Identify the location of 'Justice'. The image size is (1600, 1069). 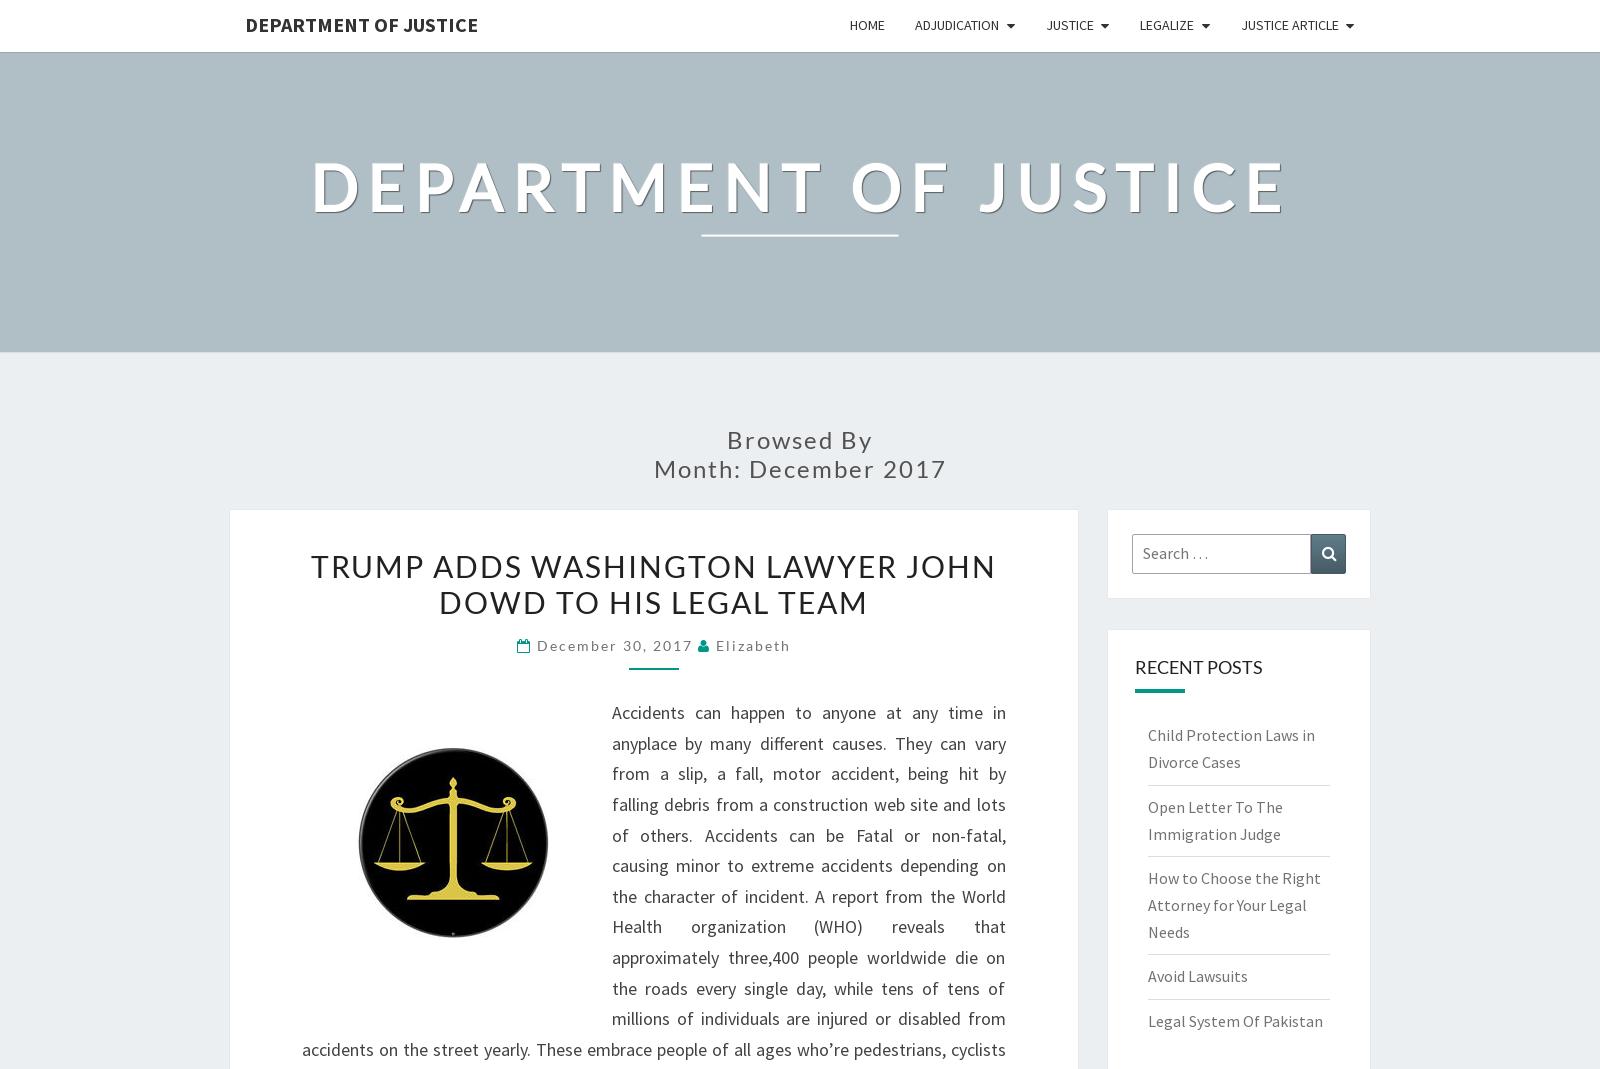
(1068, 24).